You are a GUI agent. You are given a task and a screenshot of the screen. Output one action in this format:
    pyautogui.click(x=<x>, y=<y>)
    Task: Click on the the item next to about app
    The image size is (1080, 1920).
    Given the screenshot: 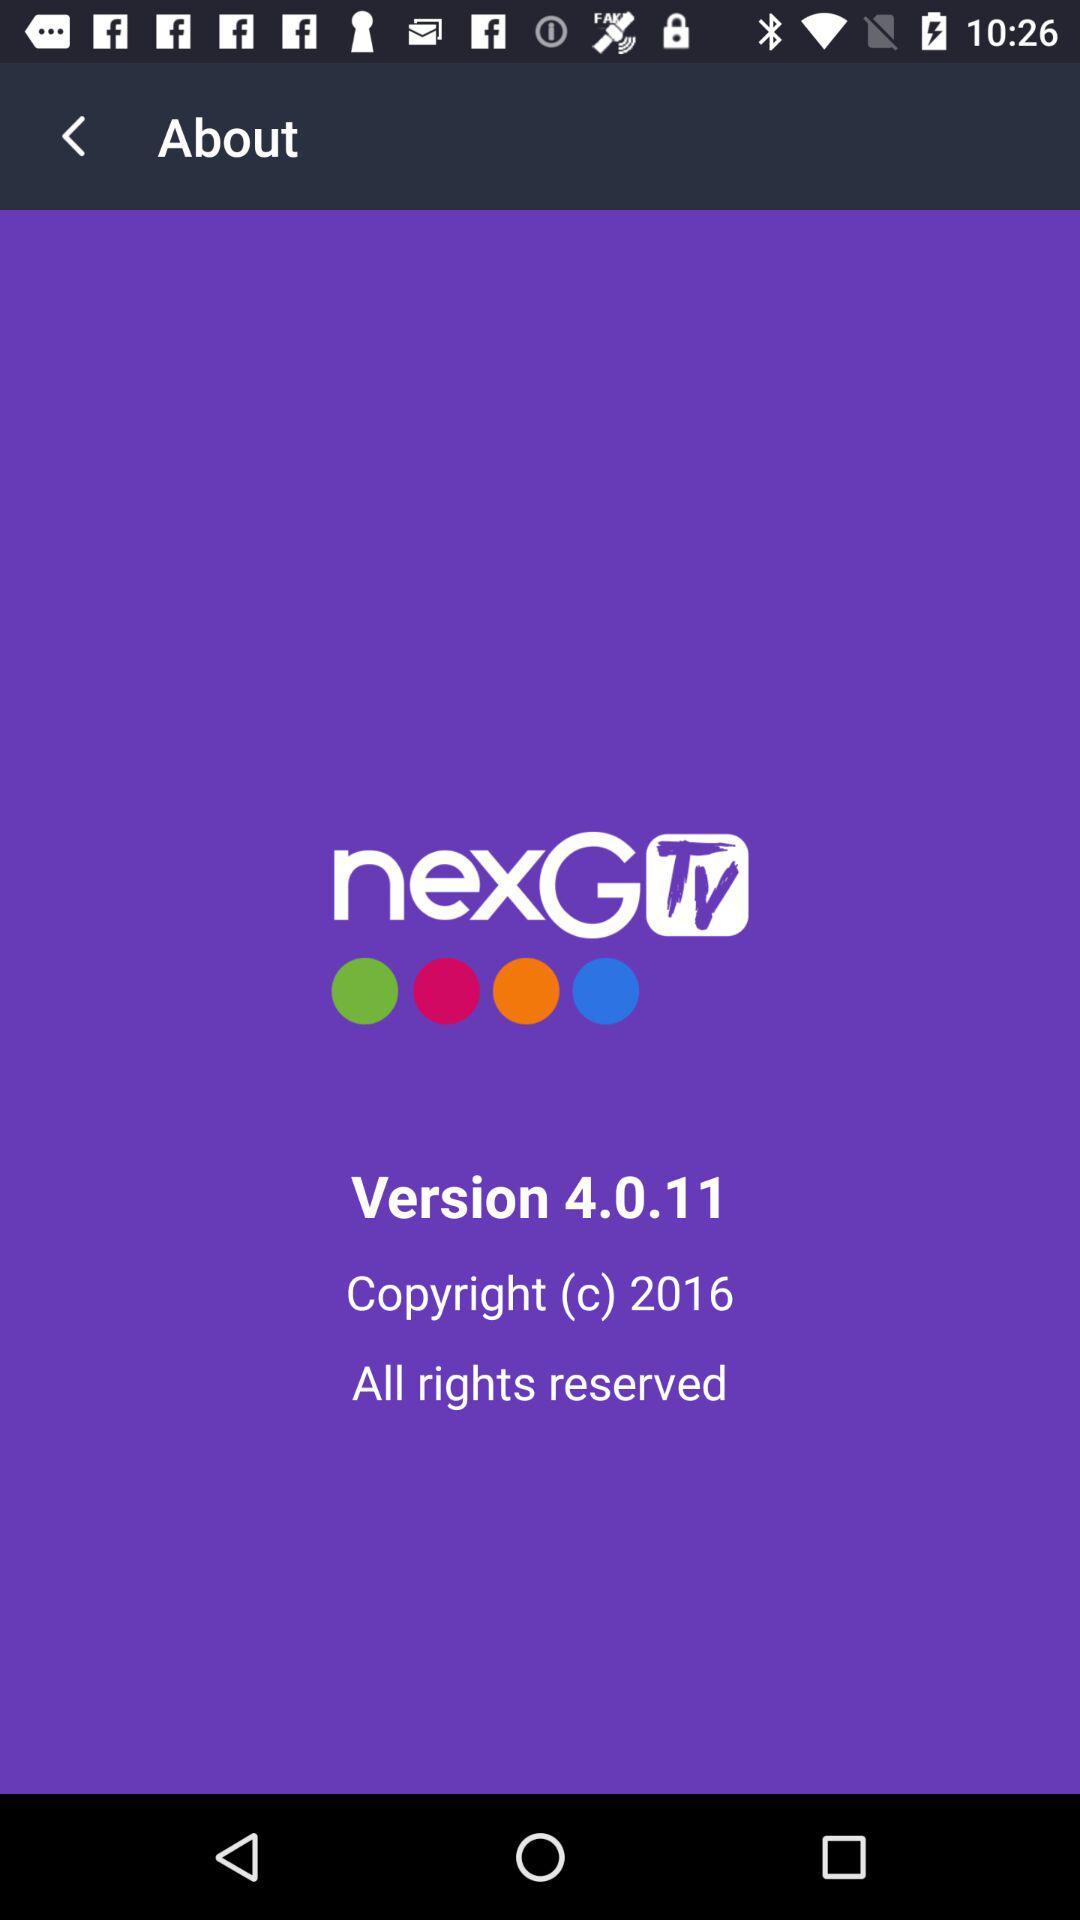 What is the action you would take?
    pyautogui.click(x=72, y=135)
    